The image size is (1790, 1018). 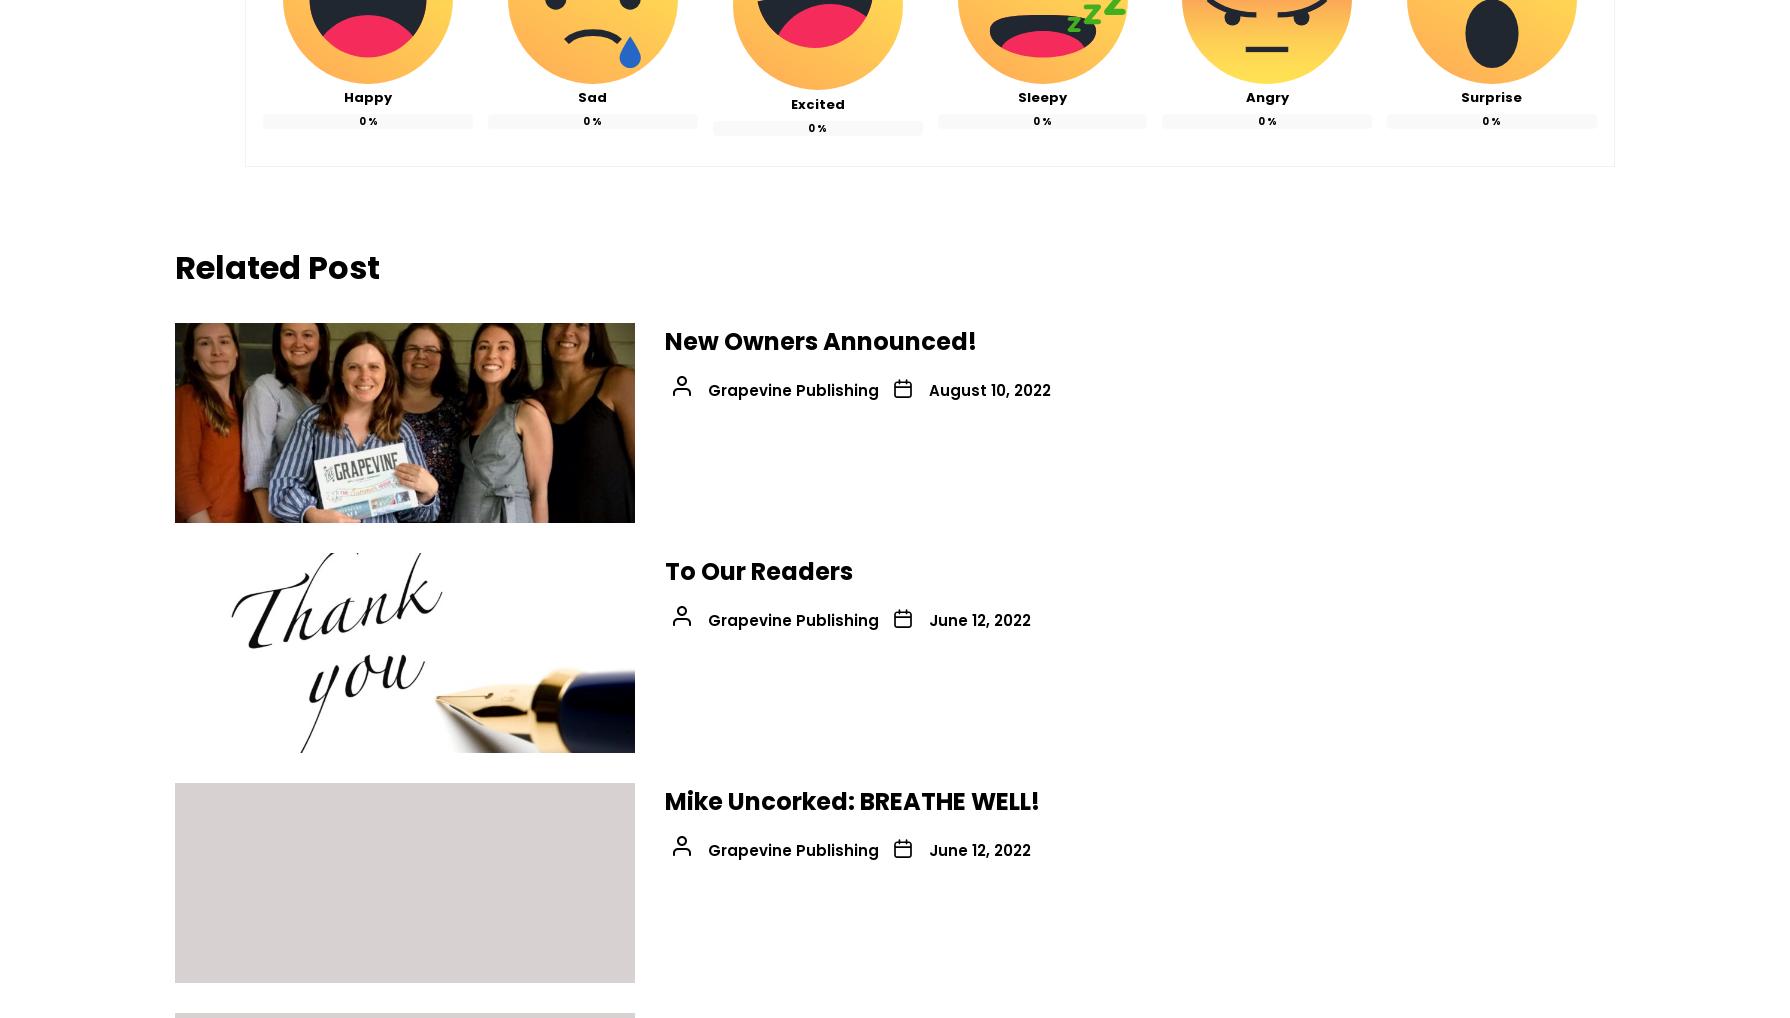 What do you see at coordinates (1266, 97) in the screenshot?
I see `'Angry'` at bounding box center [1266, 97].